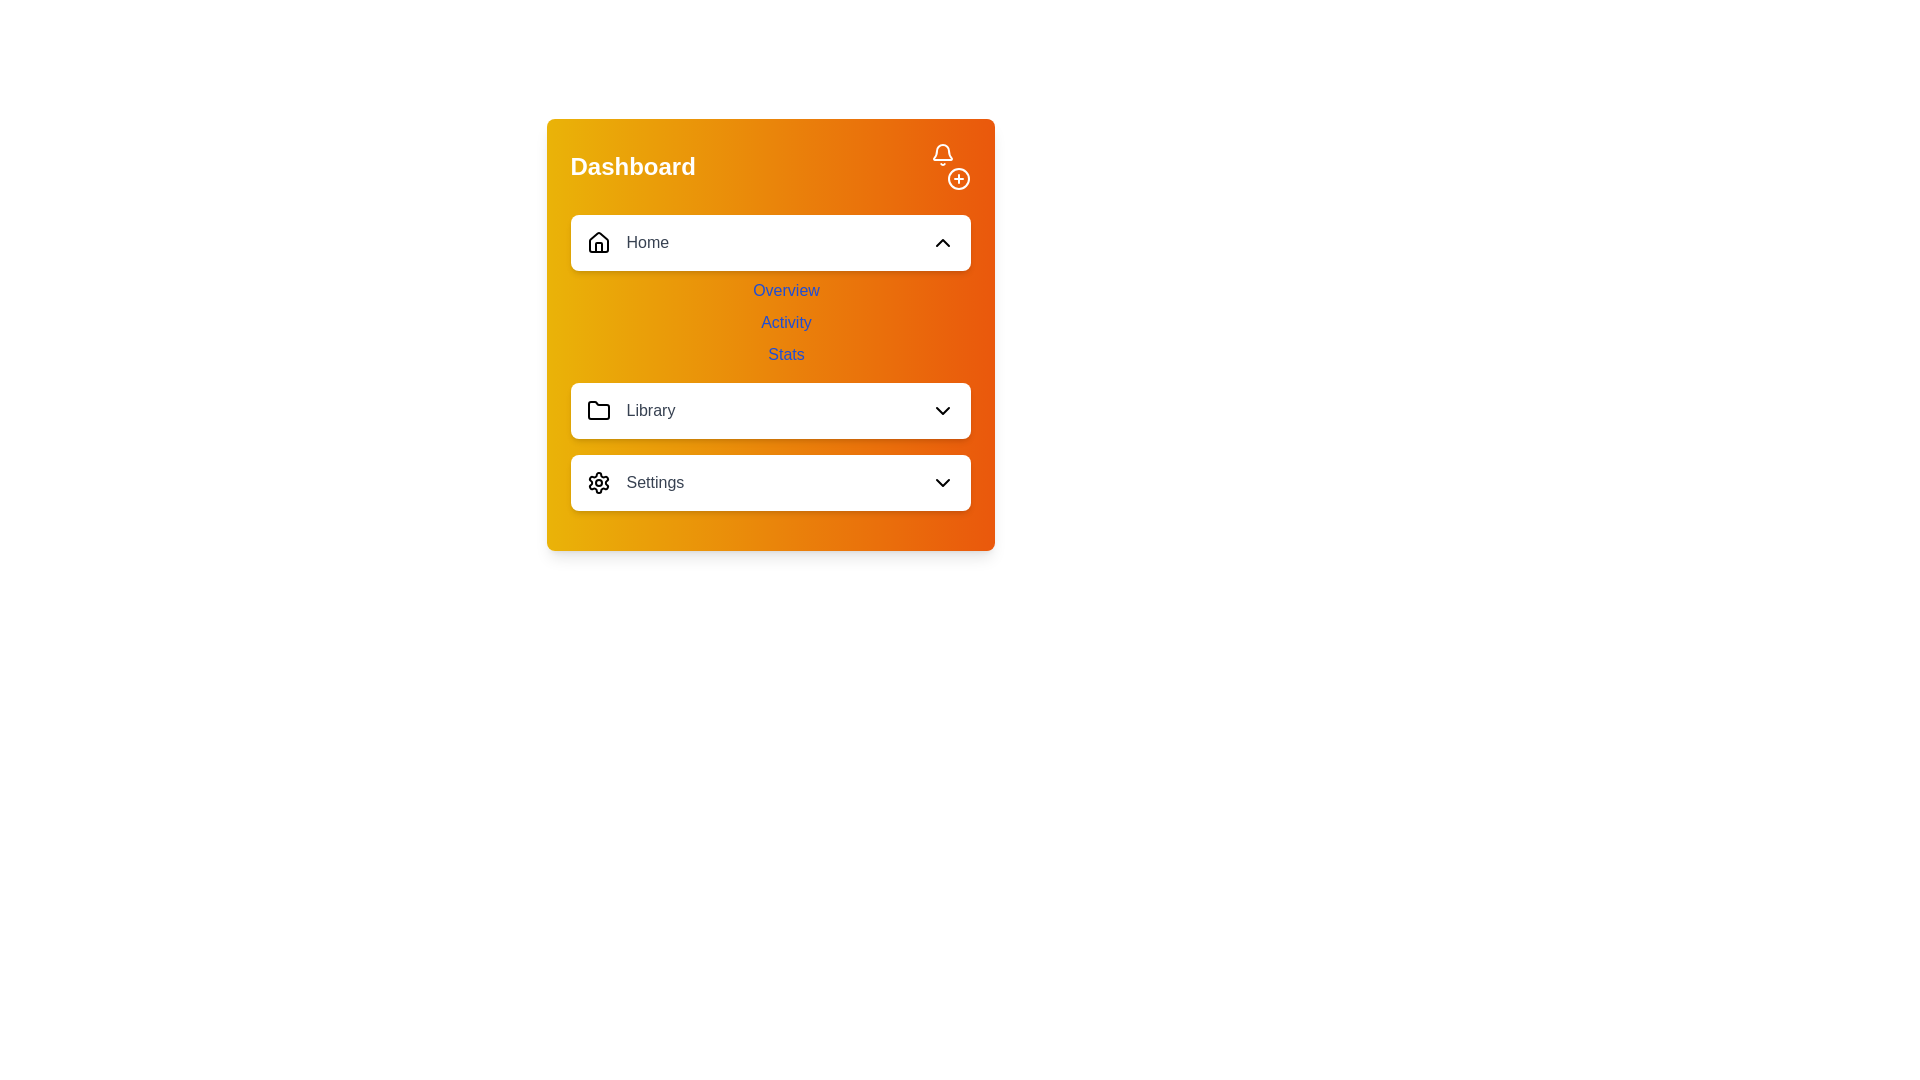 This screenshot has height=1080, width=1920. Describe the element at coordinates (769, 410) in the screenshot. I see `the 'Library' button, which is the second item in a vertical list of three within the card layout` at that location.